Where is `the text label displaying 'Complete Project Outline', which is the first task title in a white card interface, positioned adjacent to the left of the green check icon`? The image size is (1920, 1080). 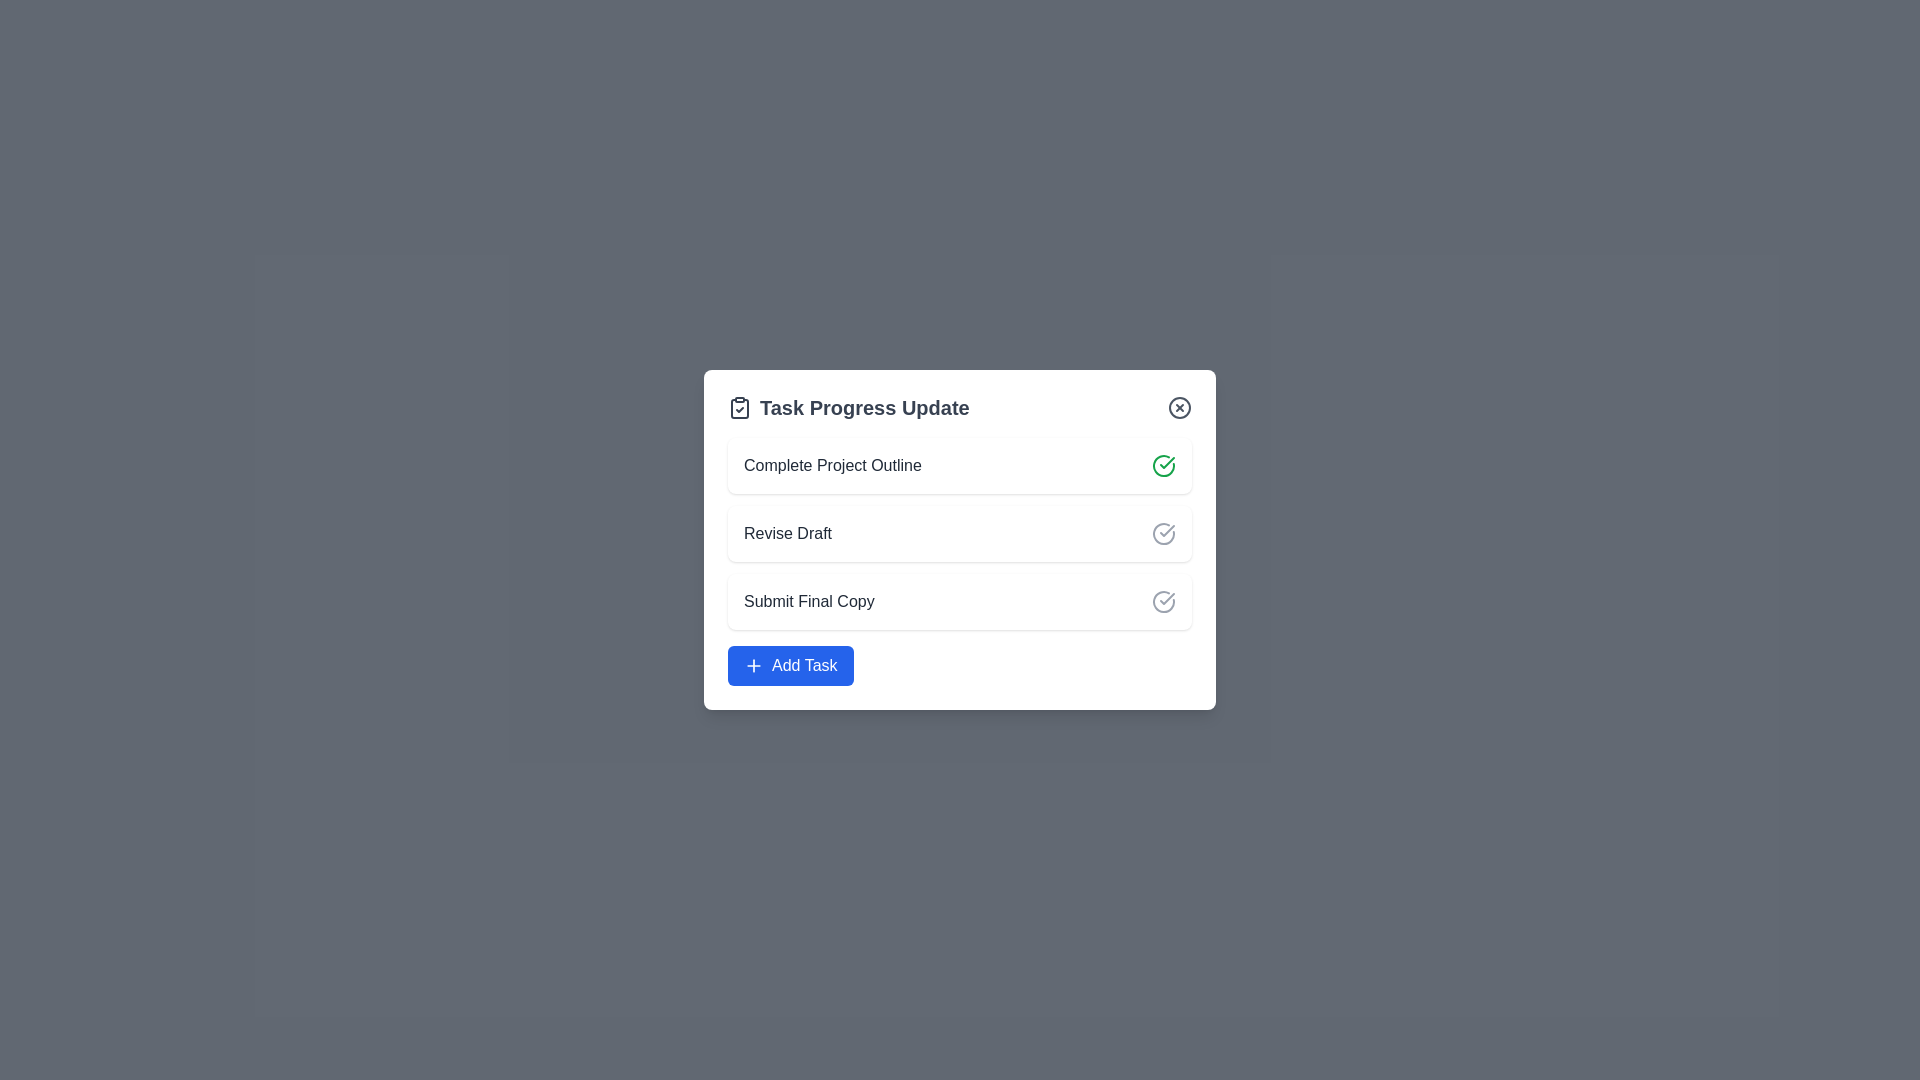
the text label displaying 'Complete Project Outline', which is the first task title in a white card interface, positioned adjacent to the left of the green check icon is located at coordinates (832, 466).